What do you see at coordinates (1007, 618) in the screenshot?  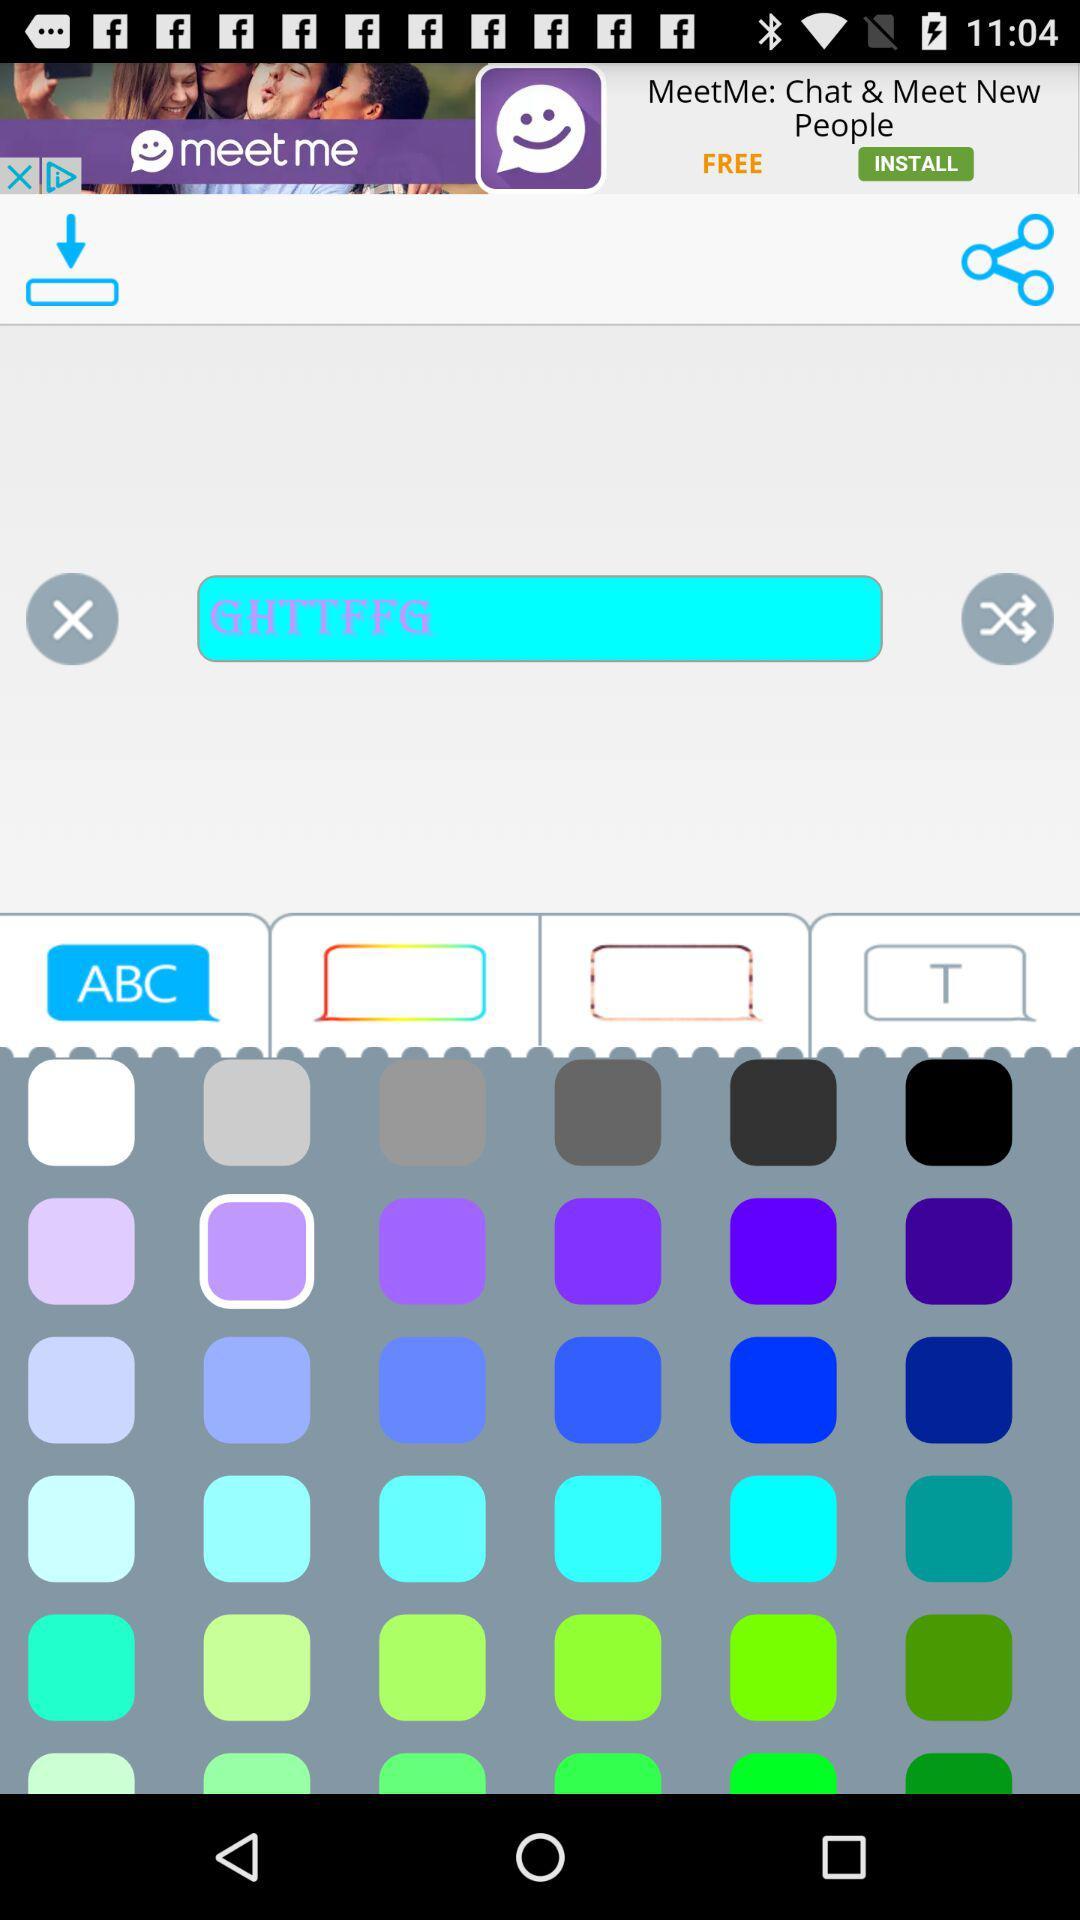 I see `and go` at bounding box center [1007, 618].